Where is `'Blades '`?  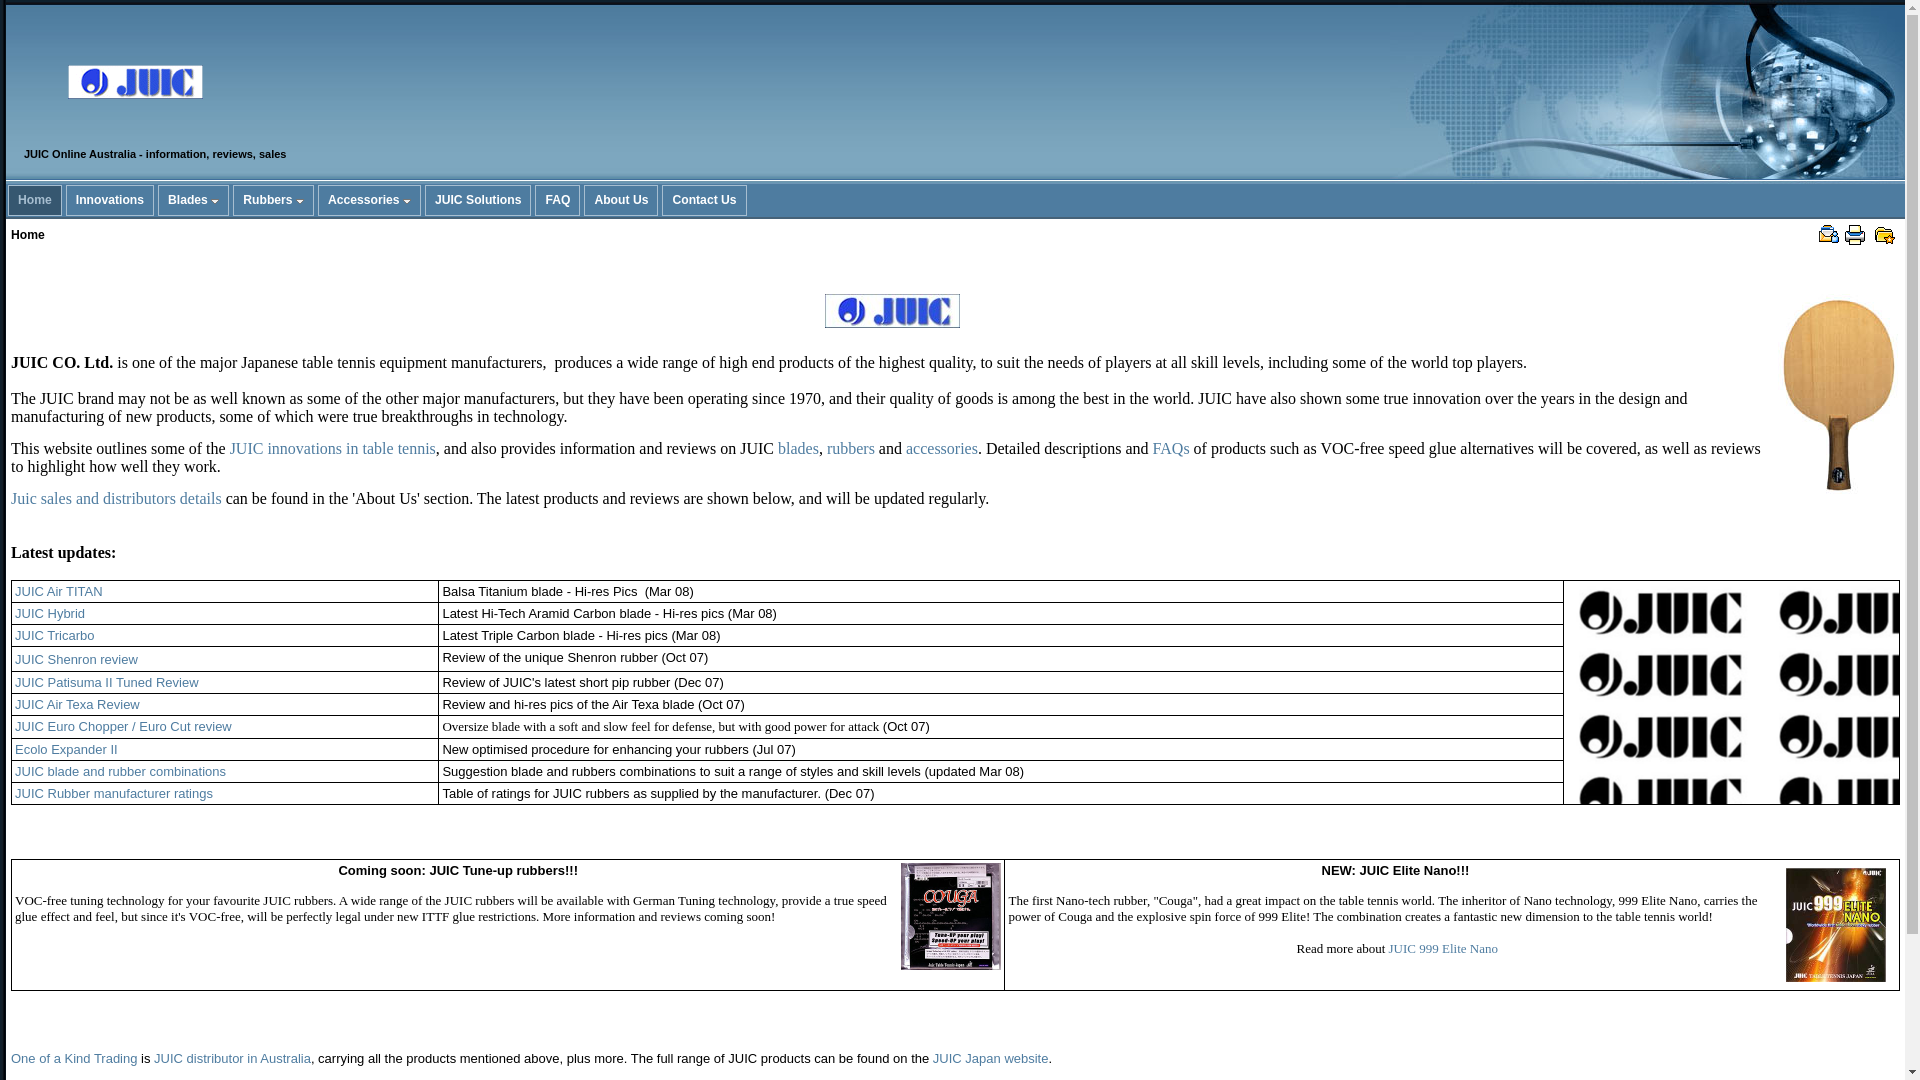
'Blades ' is located at coordinates (157, 200).